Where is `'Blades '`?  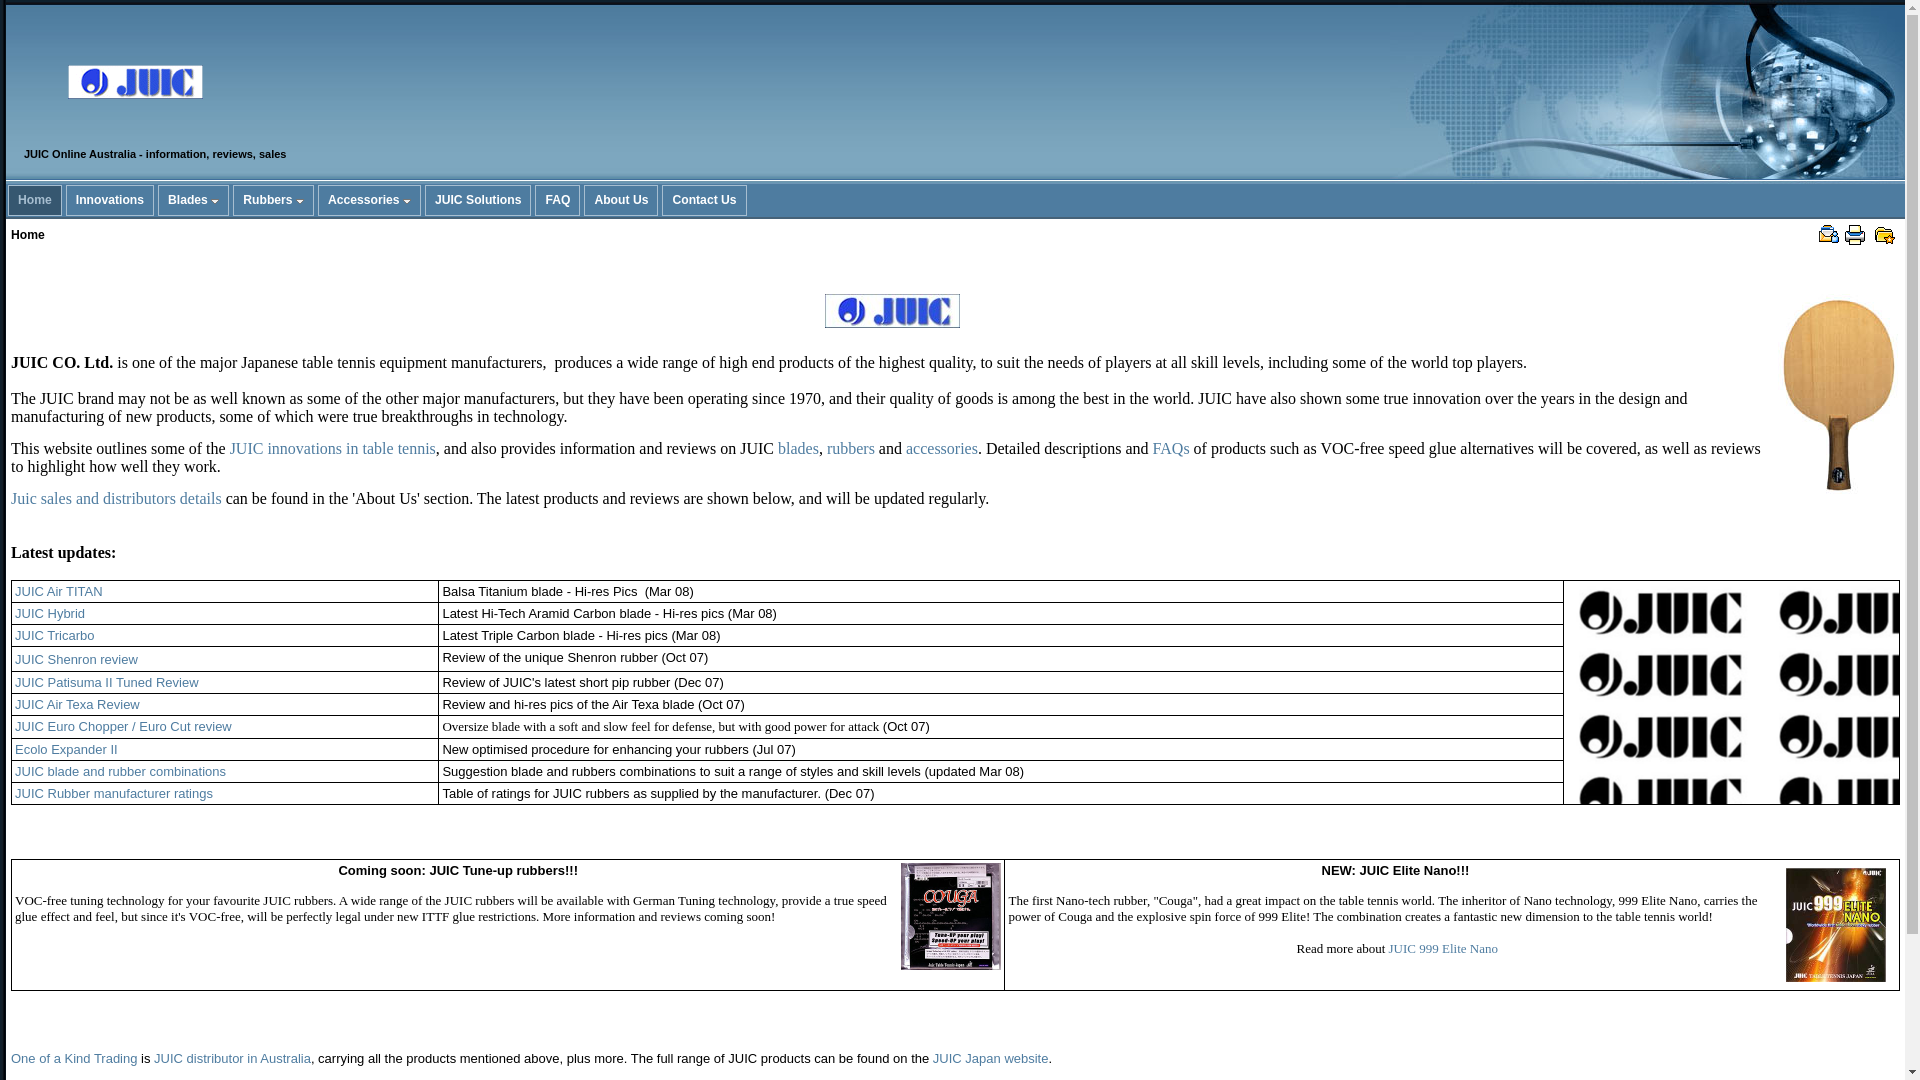
'Blades ' is located at coordinates (157, 200).